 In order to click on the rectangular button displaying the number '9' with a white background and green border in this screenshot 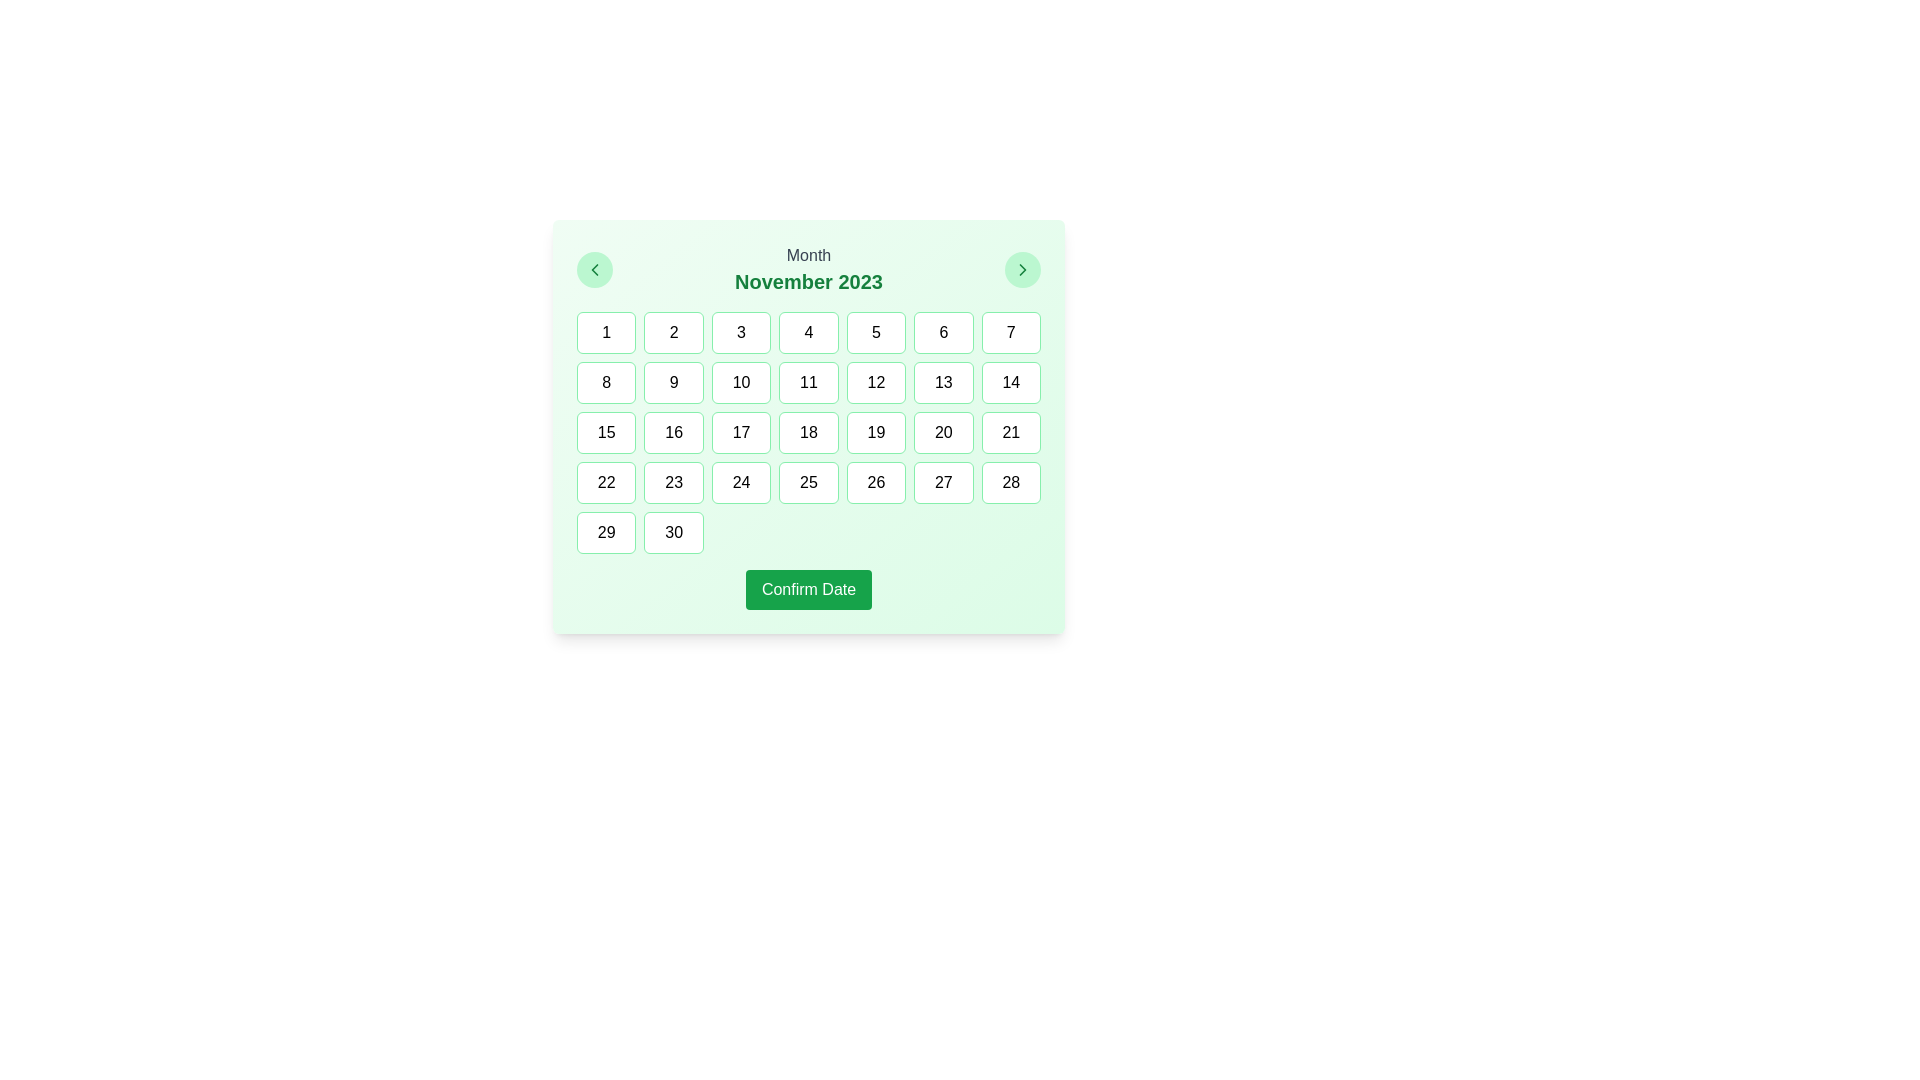, I will do `click(674, 382)`.